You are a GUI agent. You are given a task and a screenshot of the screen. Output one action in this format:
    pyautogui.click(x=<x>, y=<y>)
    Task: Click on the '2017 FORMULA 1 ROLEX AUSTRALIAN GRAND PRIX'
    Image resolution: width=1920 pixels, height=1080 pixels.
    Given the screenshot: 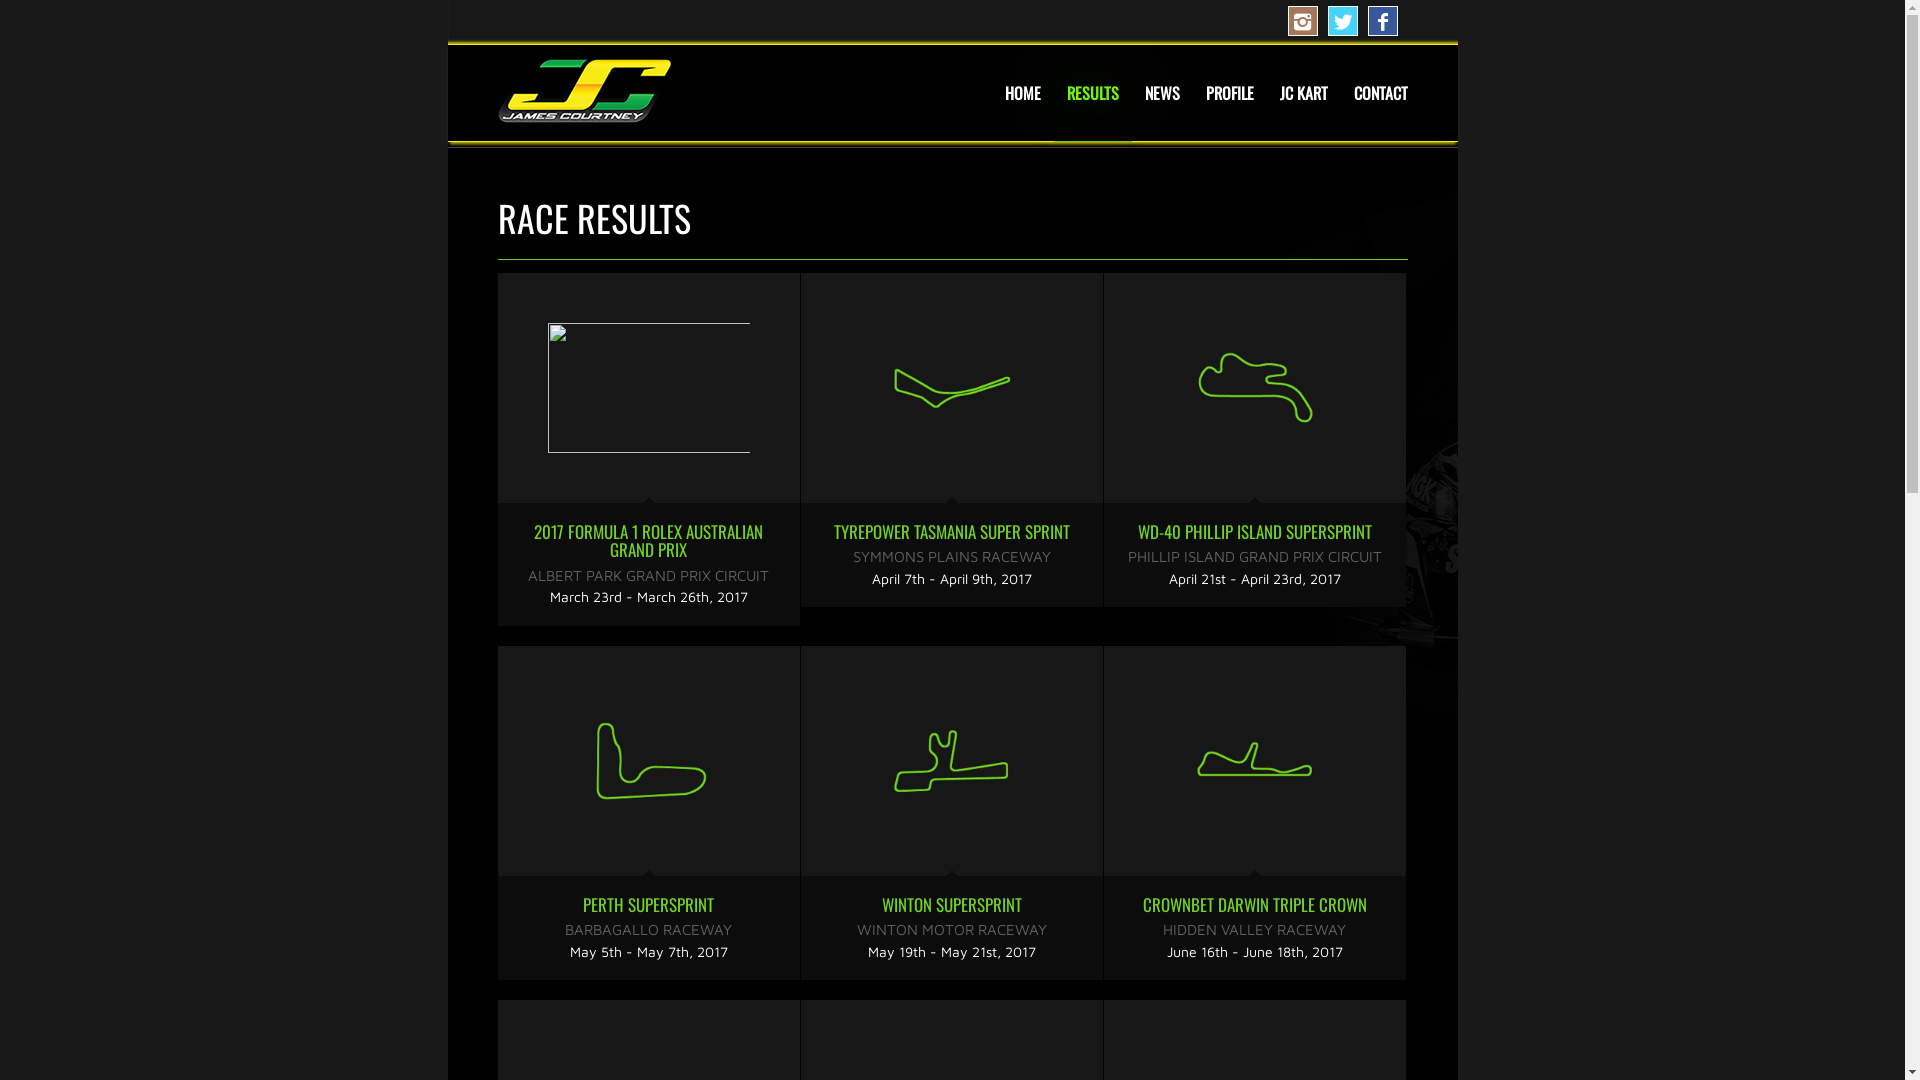 What is the action you would take?
    pyautogui.click(x=648, y=540)
    